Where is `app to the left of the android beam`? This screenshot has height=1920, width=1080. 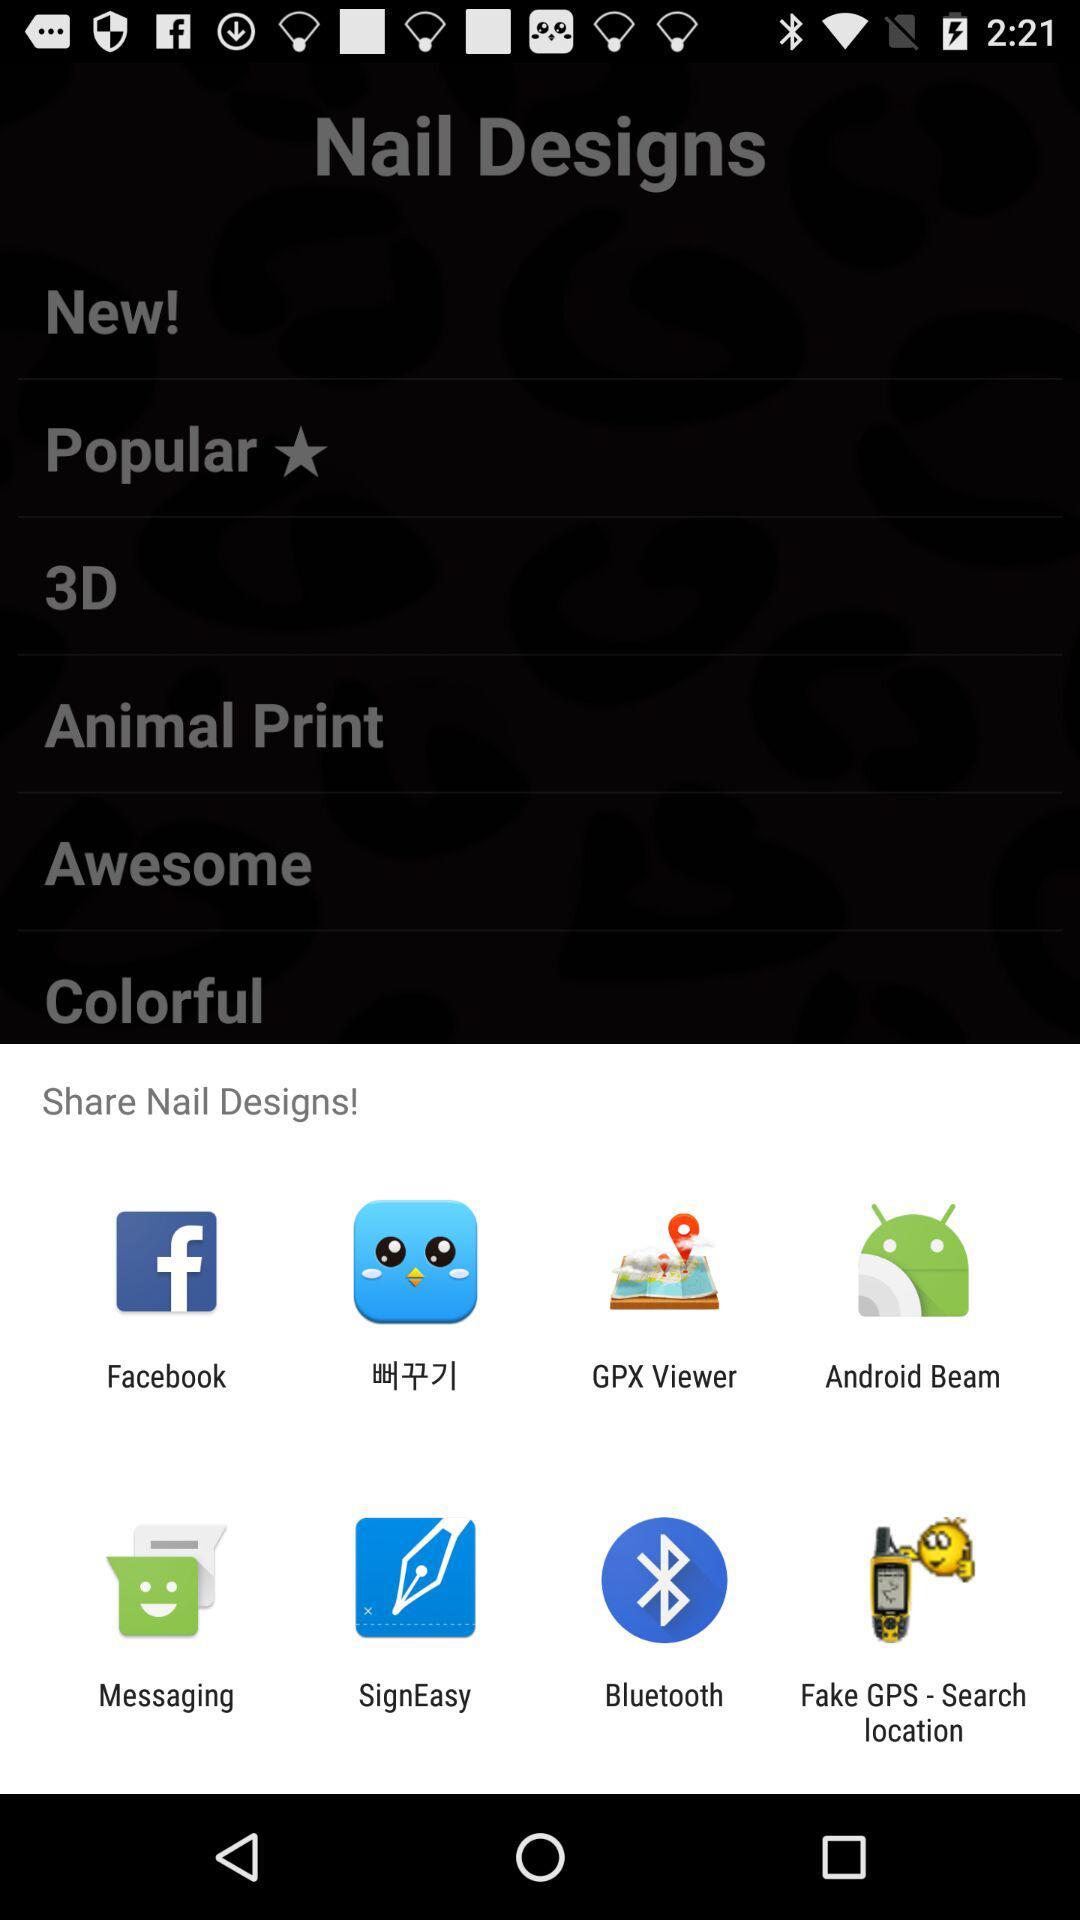
app to the left of the android beam is located at coordinates (664, 1392).